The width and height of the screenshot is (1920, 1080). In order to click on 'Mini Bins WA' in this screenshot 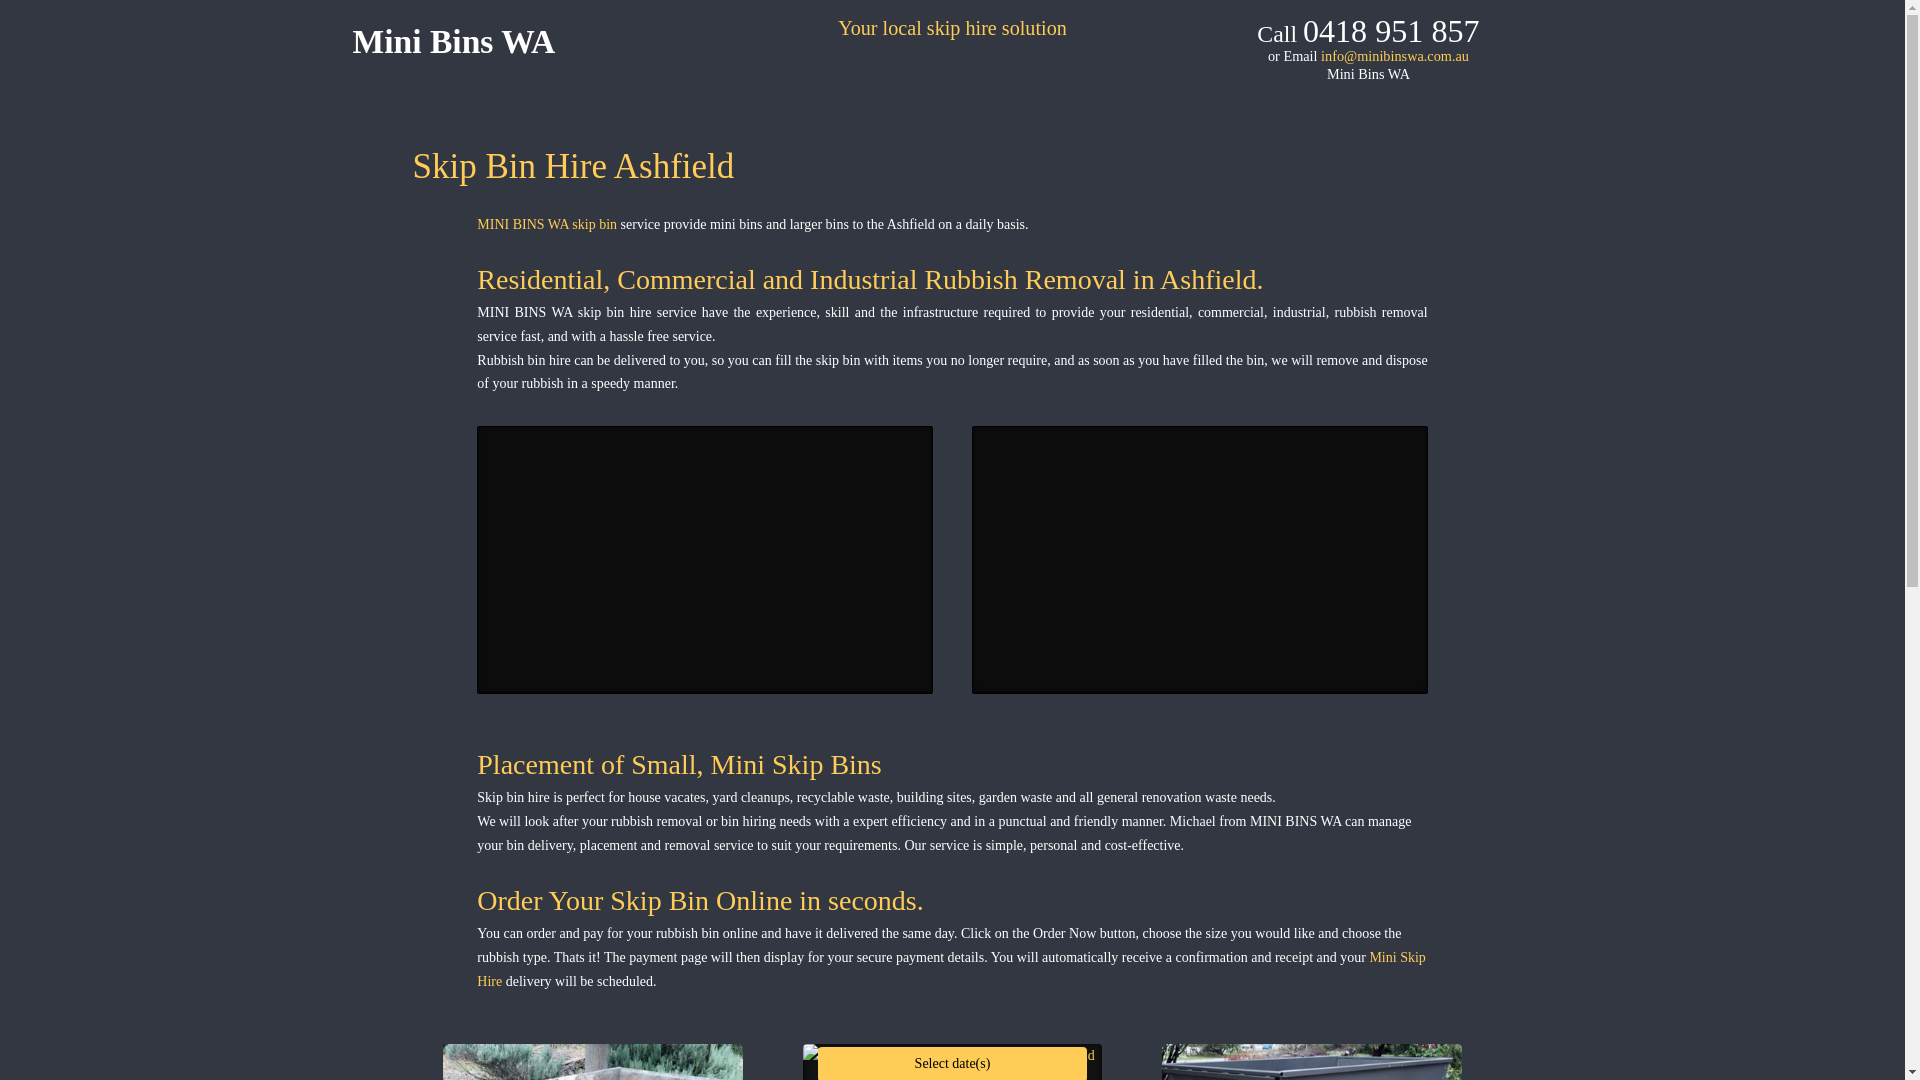, I will do `click(351, 41)`.